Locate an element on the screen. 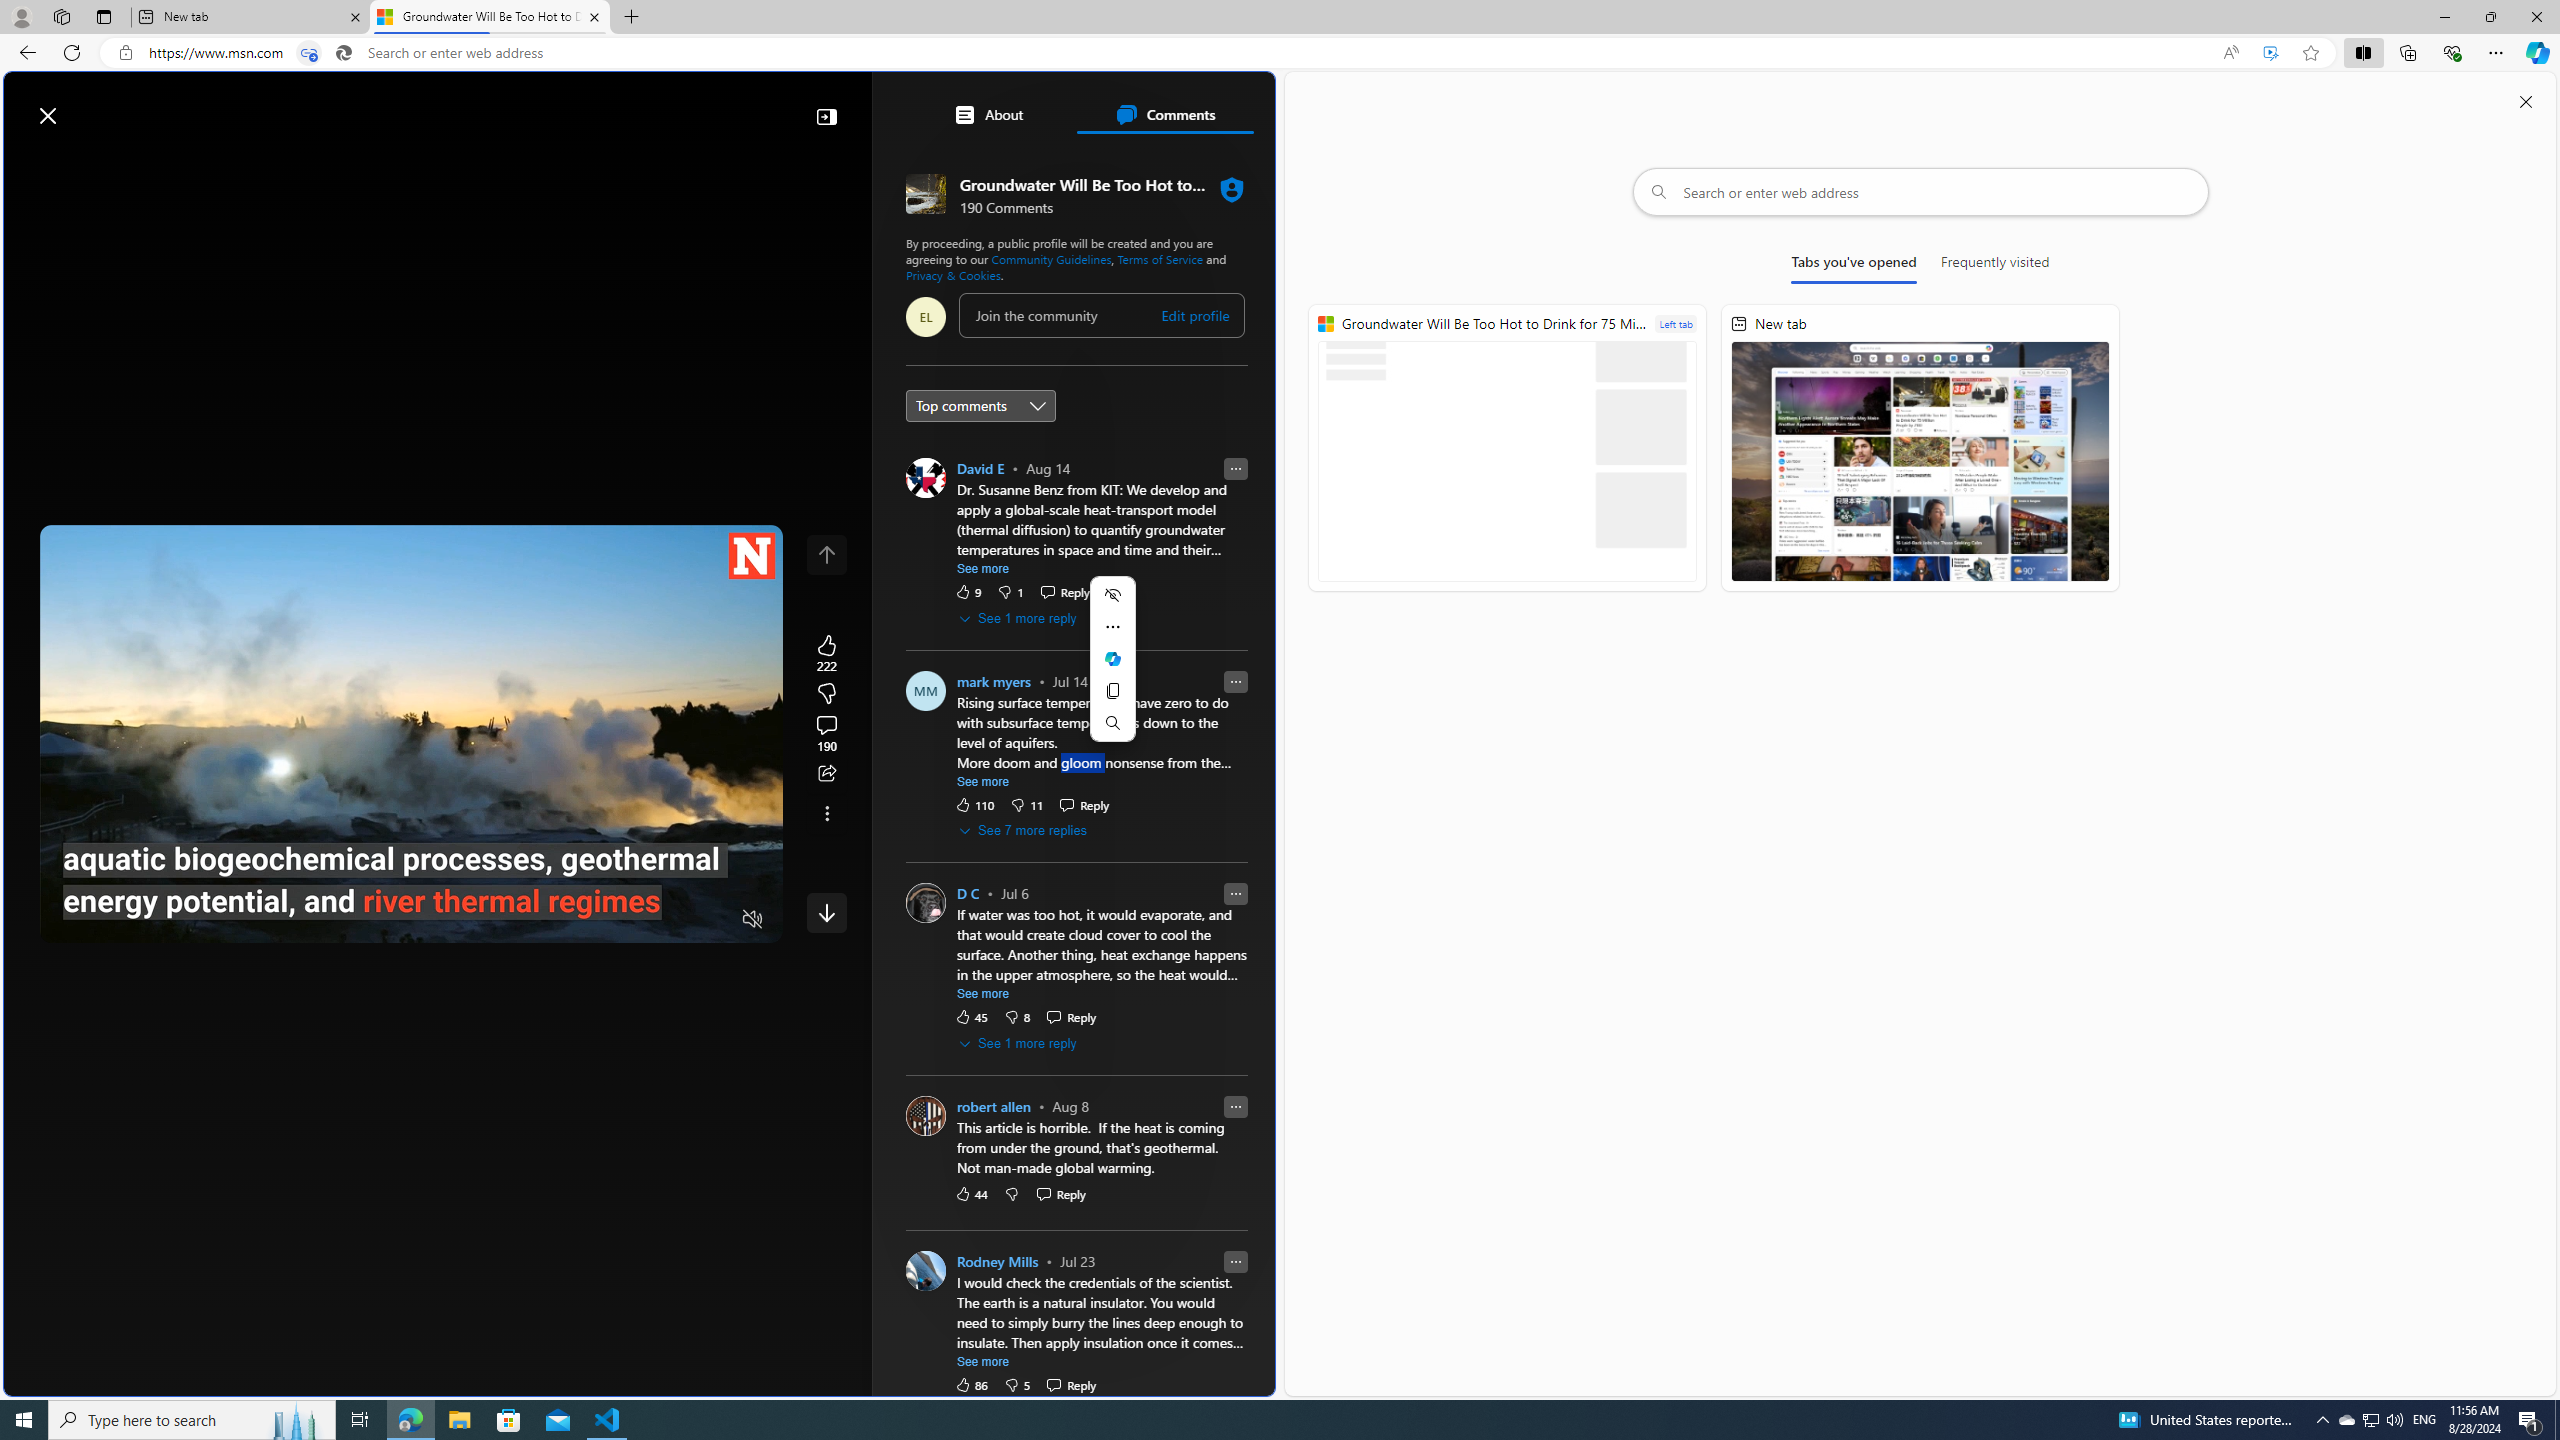 Image resolution: width=2560 pixels, height=1440 pixels. 'Copy' is located at coordinates (1112, 690).